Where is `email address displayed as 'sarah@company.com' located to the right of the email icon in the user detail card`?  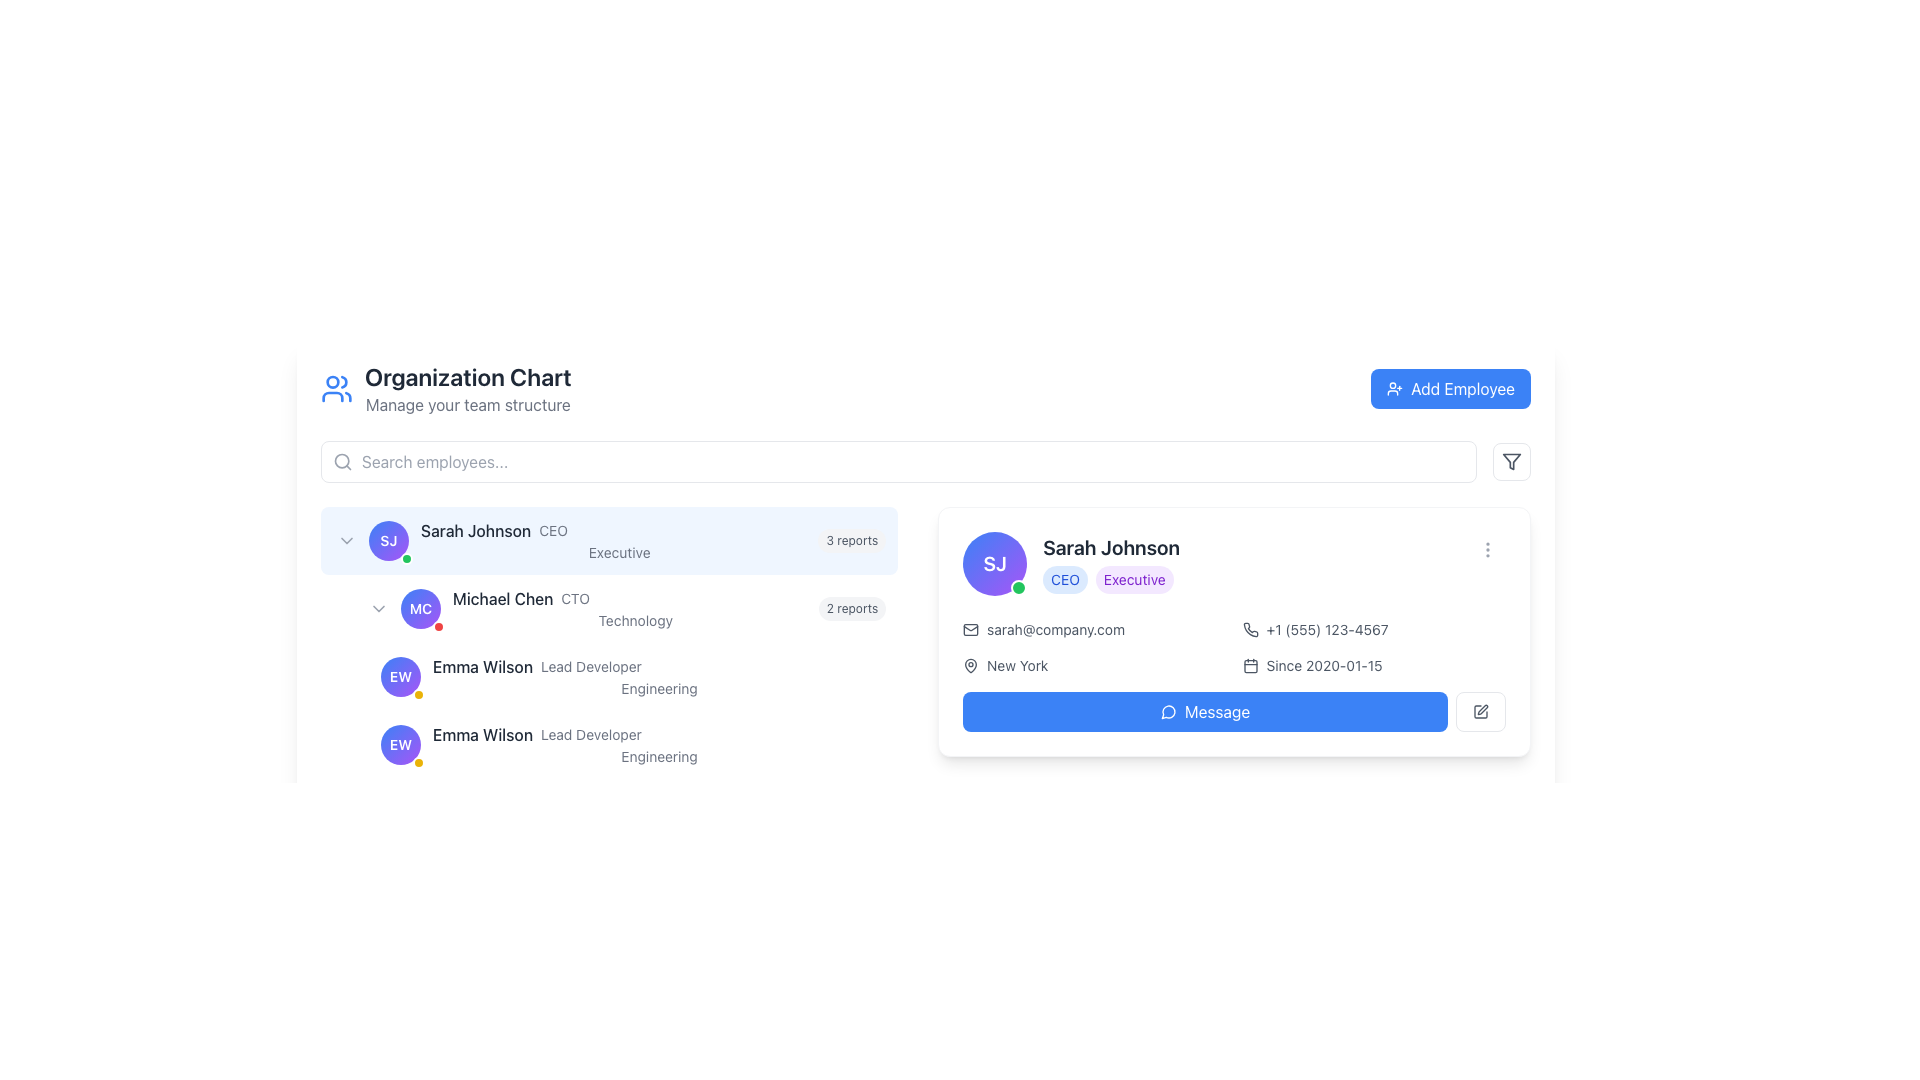
email address displayed as 'sarah@company.com' located to the right of the email icon in the user detail card is located at coordinates (1055, 628).